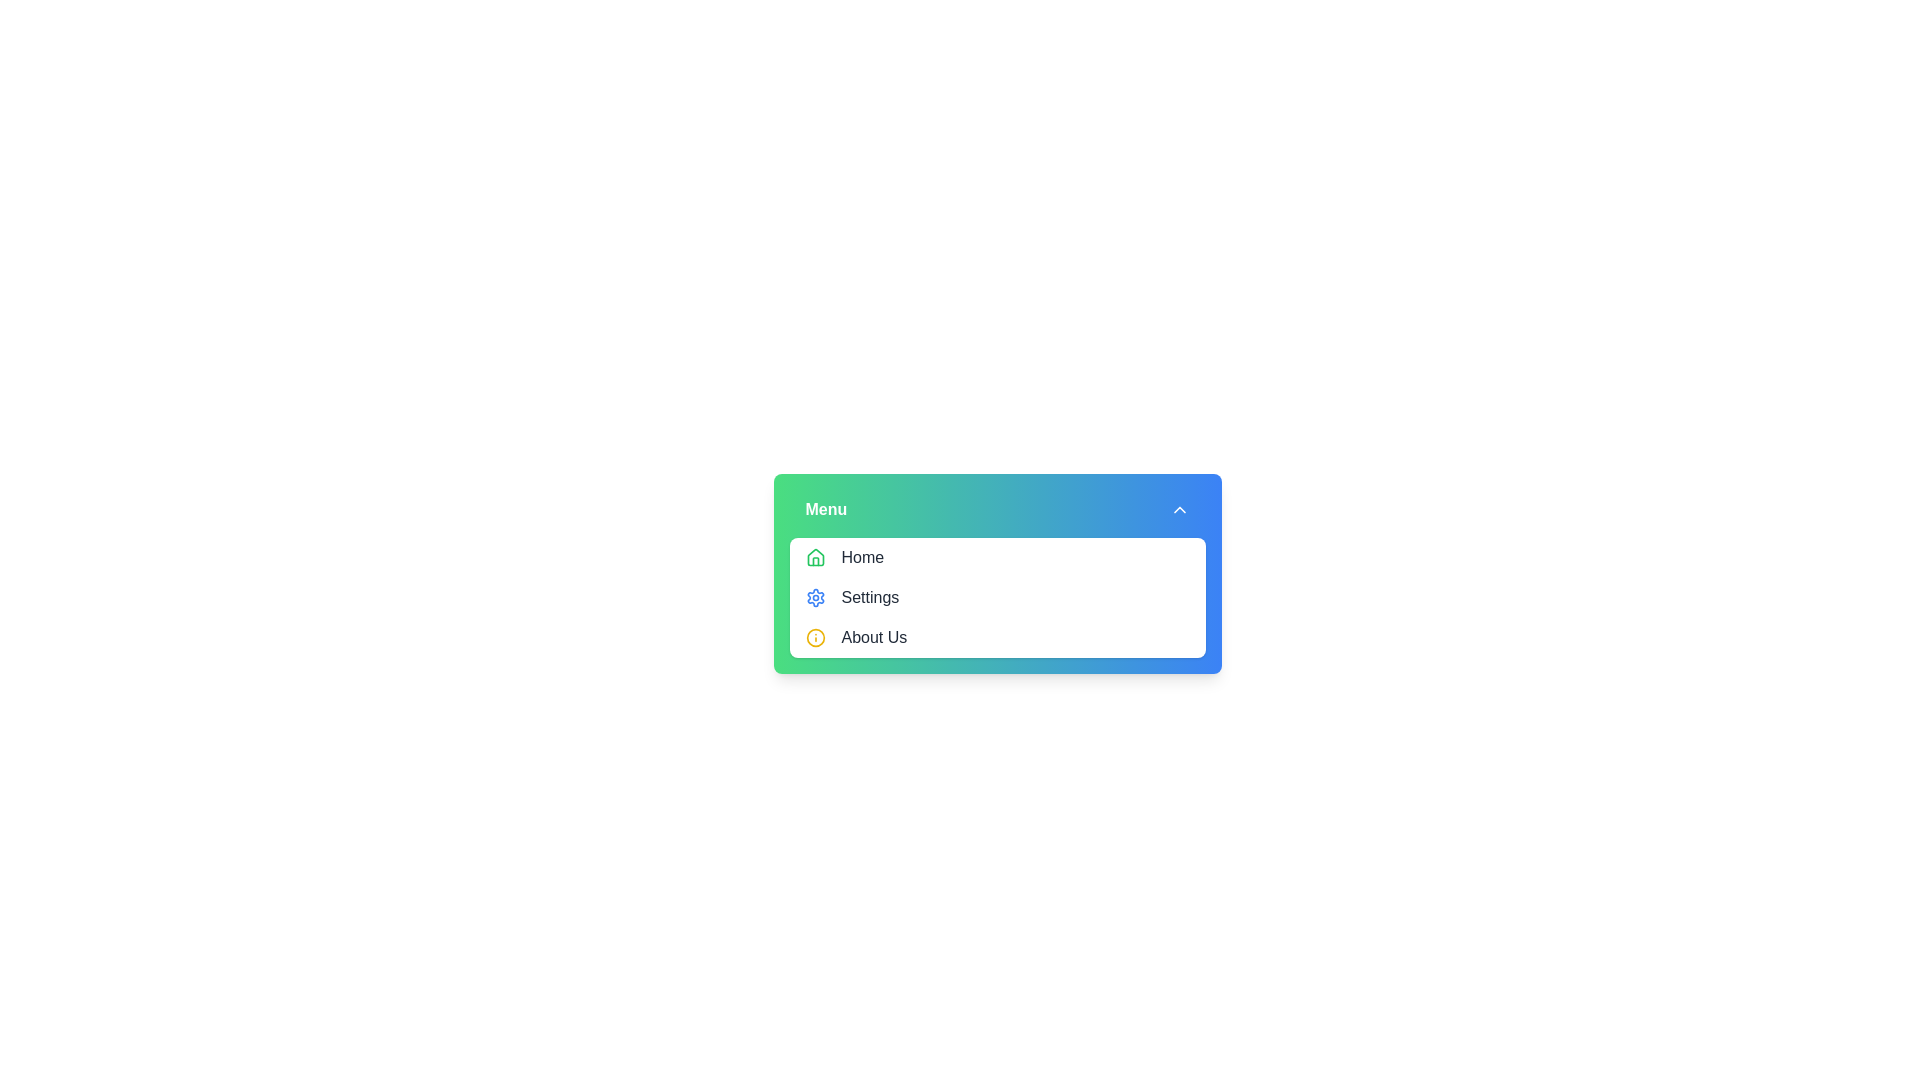  What do you see at coordinates (997, 558) in the screenshot?
I see `the 'Home' menu item` at bounding box center [997, 558].